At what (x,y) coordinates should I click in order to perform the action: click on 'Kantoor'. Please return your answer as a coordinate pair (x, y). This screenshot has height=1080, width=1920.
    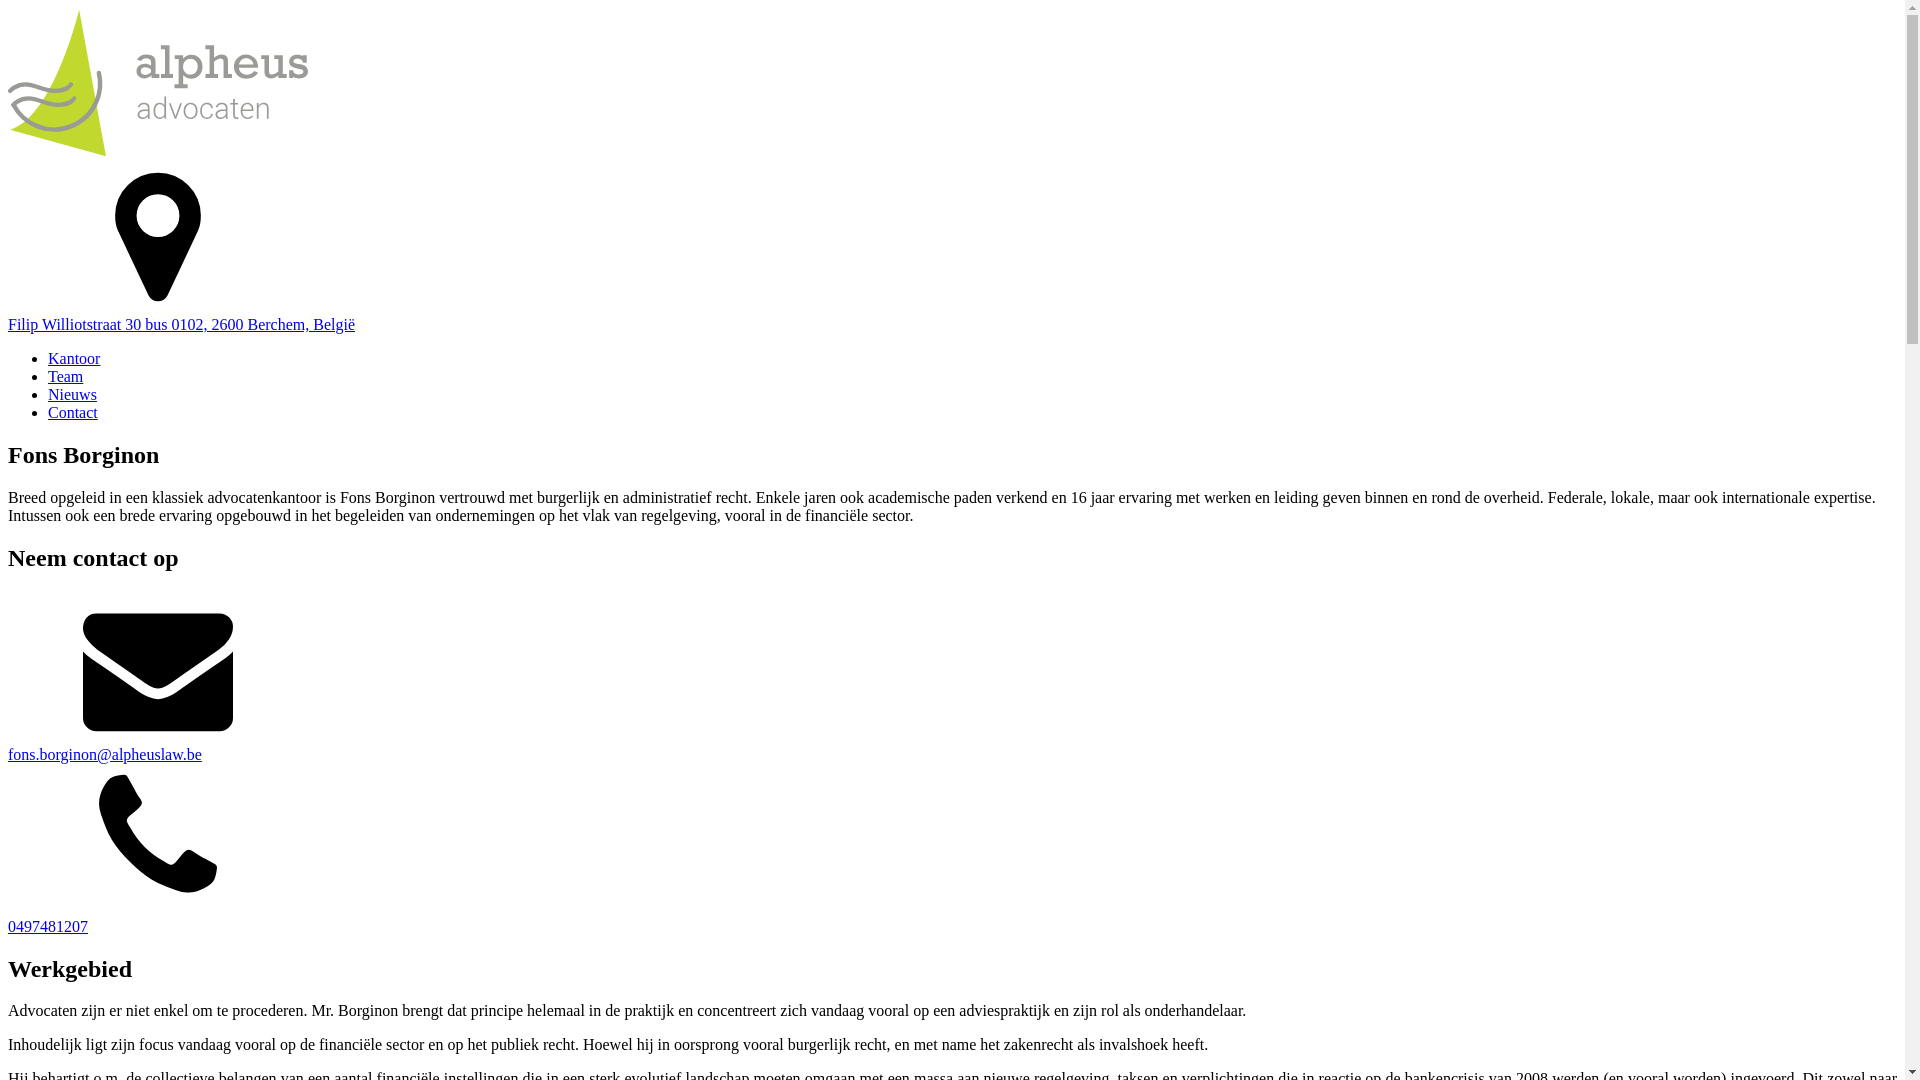
    Looking at the image, I should click on (73, 357).